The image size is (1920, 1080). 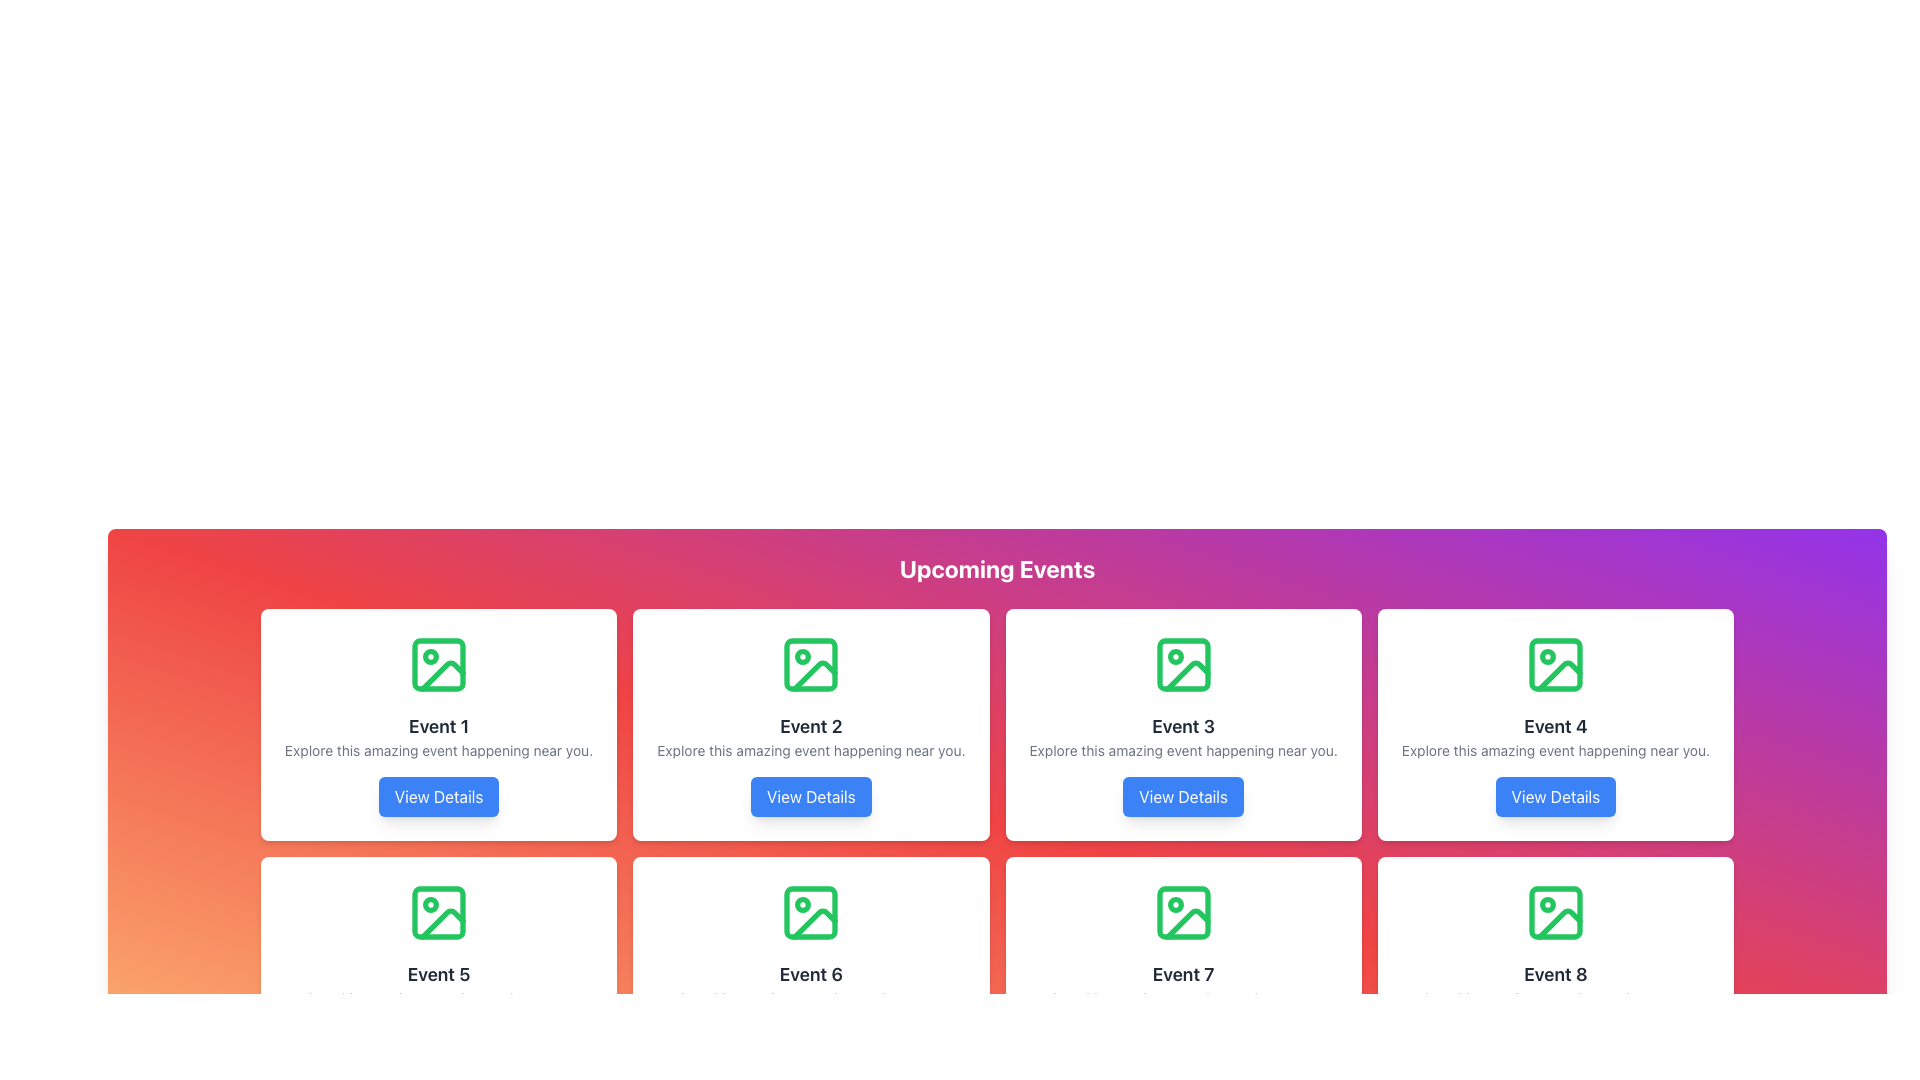 I want to click on the Decorative component in the top-left corner of the 'Event 1' card within the 'Upcoming Events' grid, so click(x=438, y=664).